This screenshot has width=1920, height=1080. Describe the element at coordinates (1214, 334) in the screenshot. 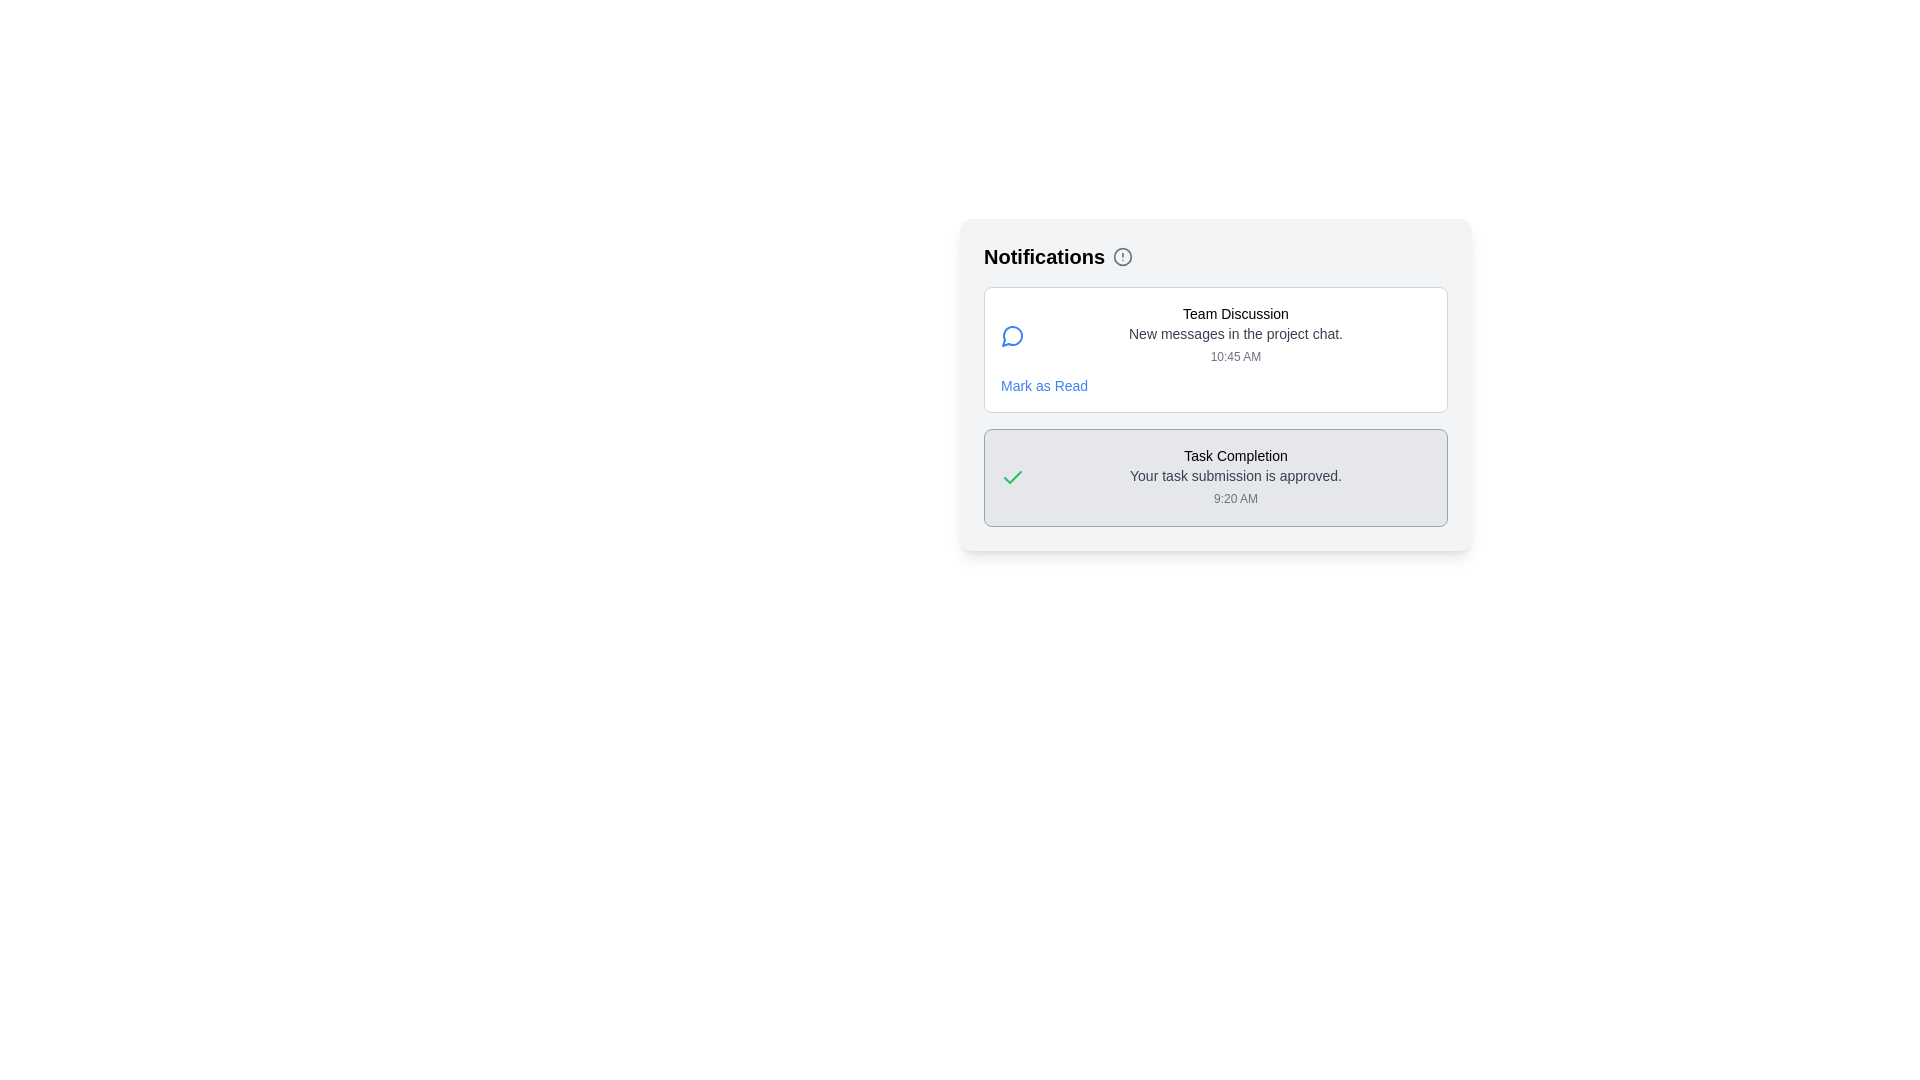

I see `the notification item containing details about a new message in the 'Team Discussion' chat` at that location.